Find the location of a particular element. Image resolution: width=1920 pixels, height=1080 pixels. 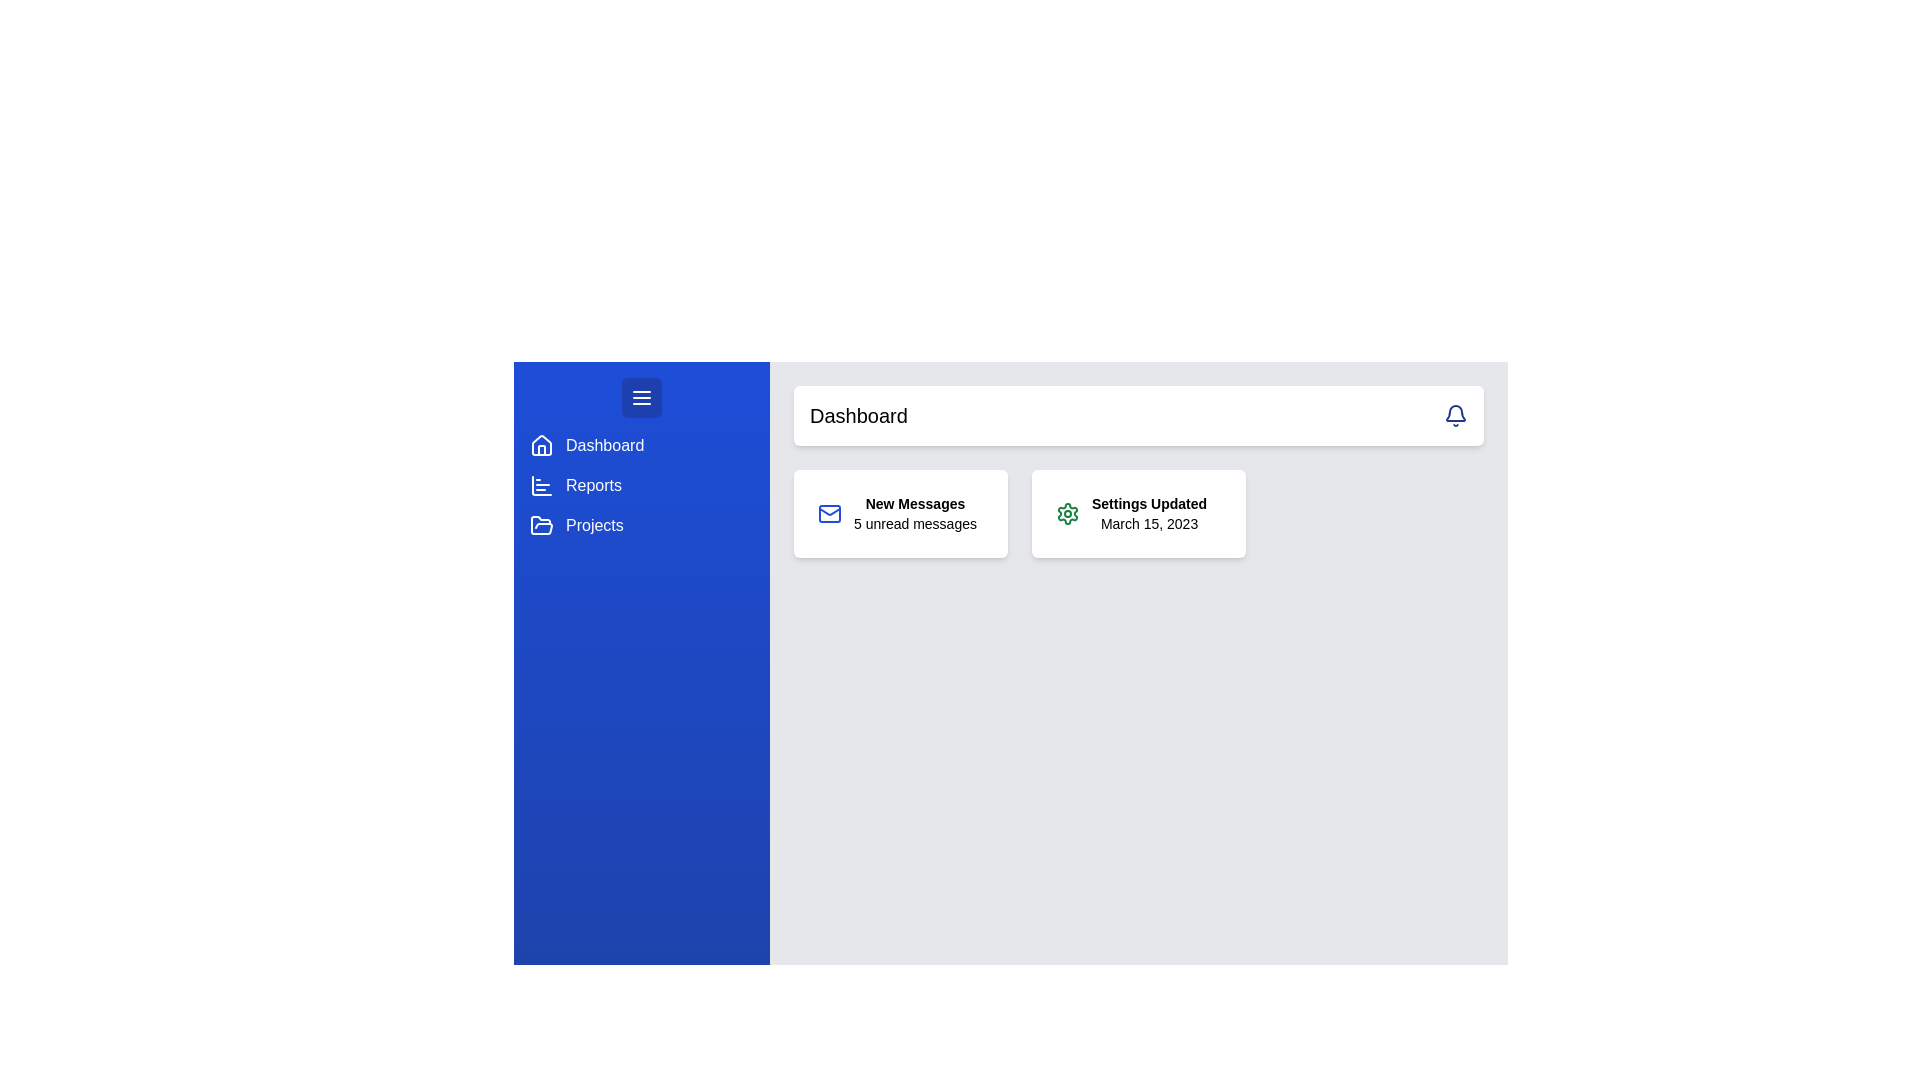

the 'Reports' icon located in the sidebar, which is positioned below the home button and above the projects button is located at coordinates (542, 486).